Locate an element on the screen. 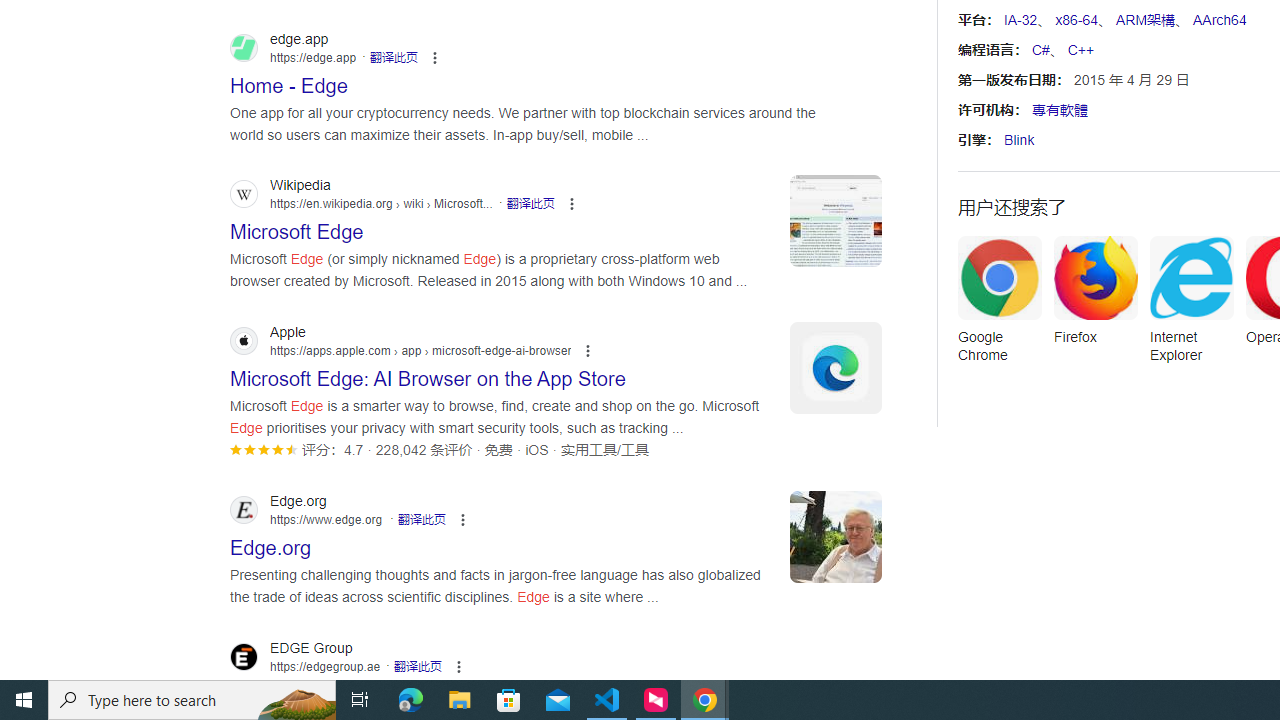 This screenshot has height=720, width=1280. 'Internet Explorer' is located at coordinates (1191, 306).